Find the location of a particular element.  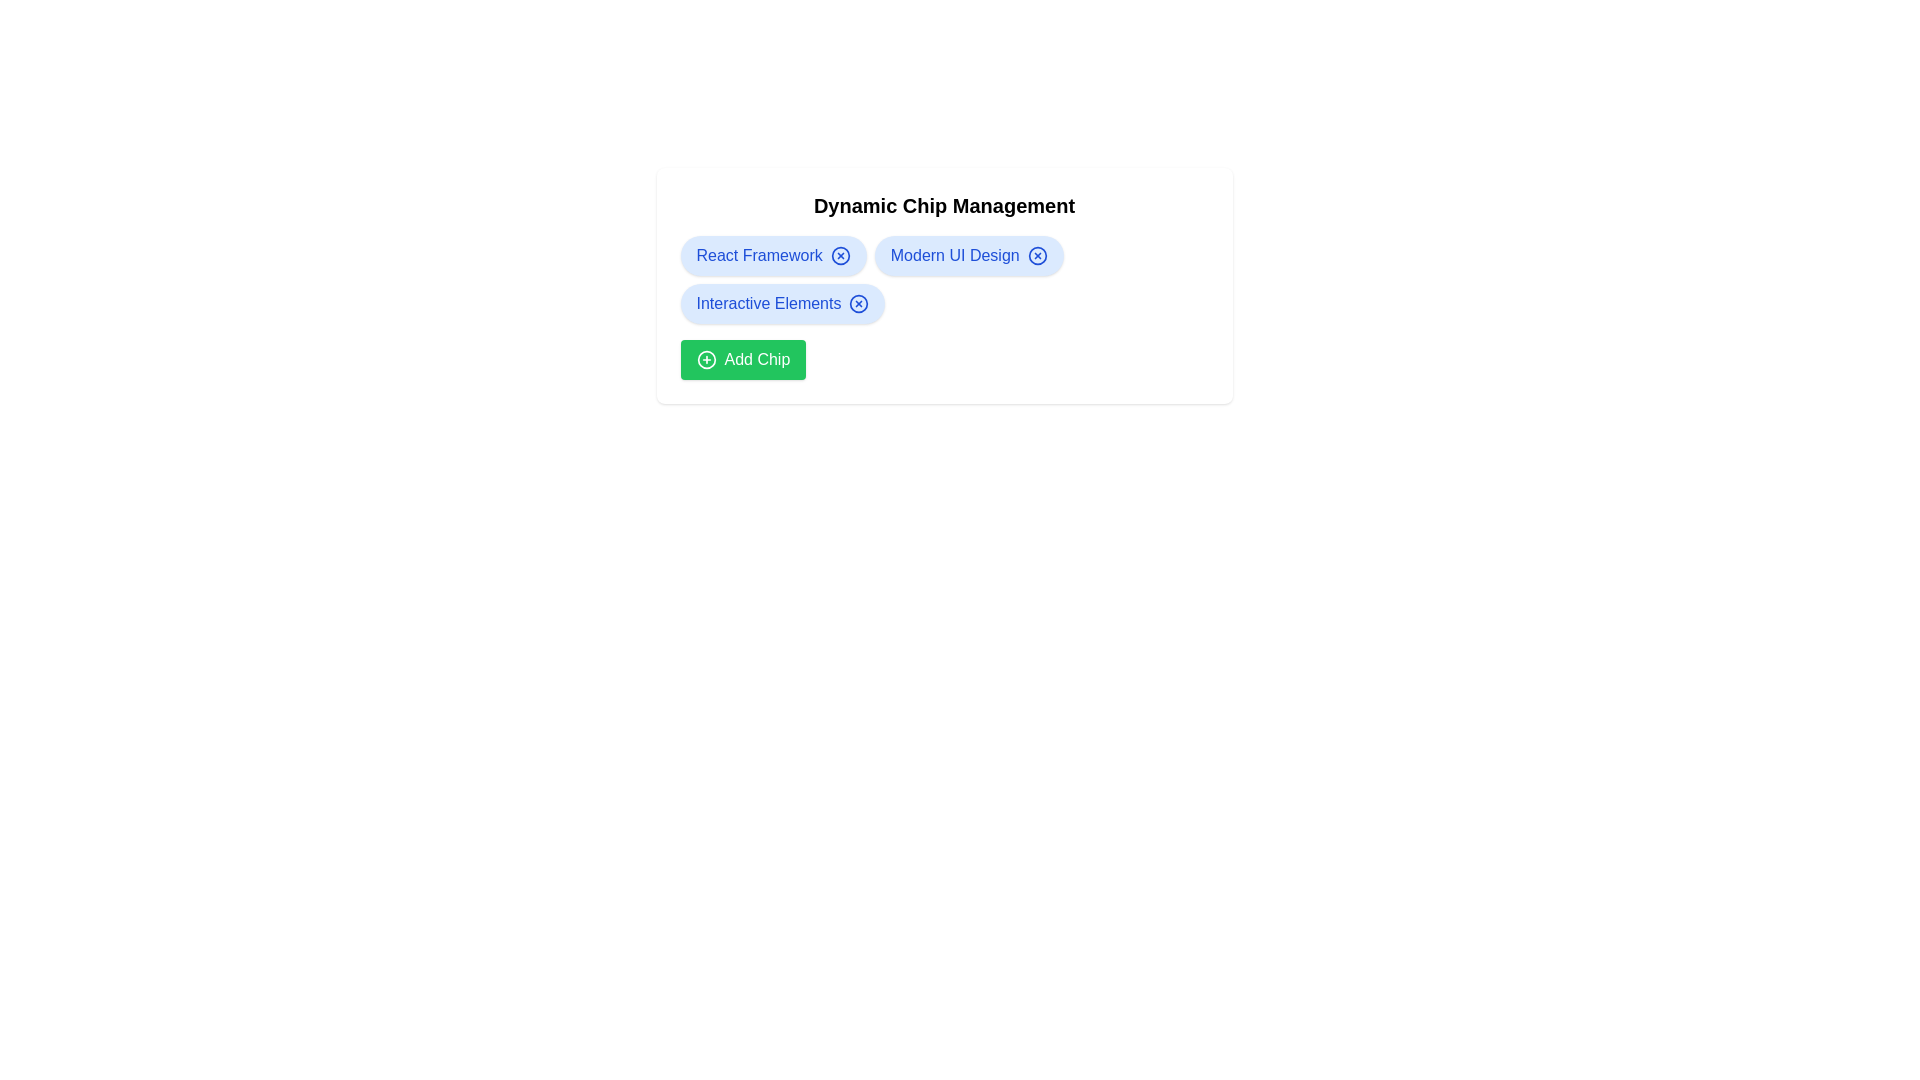

close button on the chip labeled React Framework to remove it is located at coordinates (840, 254).